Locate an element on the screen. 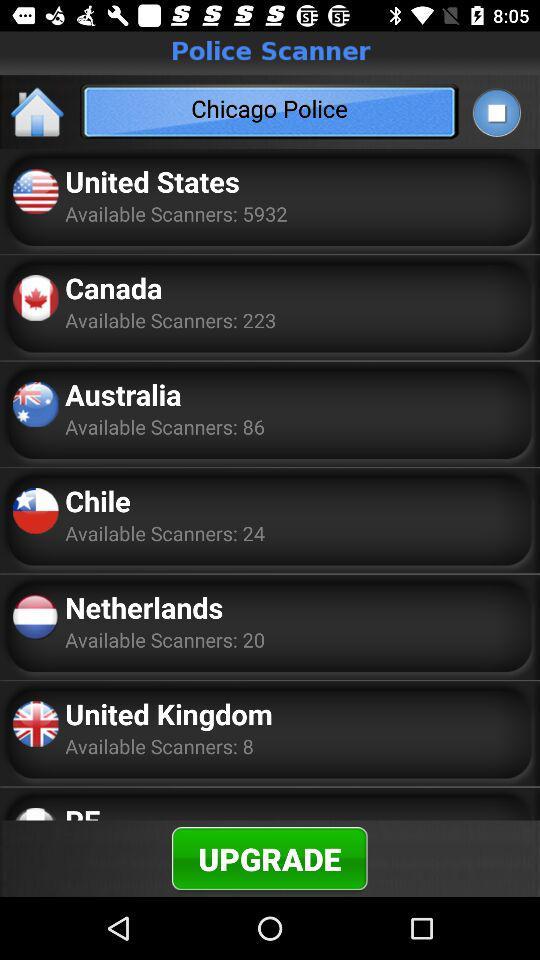 This screenshot has height=960, width=540. item next to the chicago police item is located at coordinates (38, 111).